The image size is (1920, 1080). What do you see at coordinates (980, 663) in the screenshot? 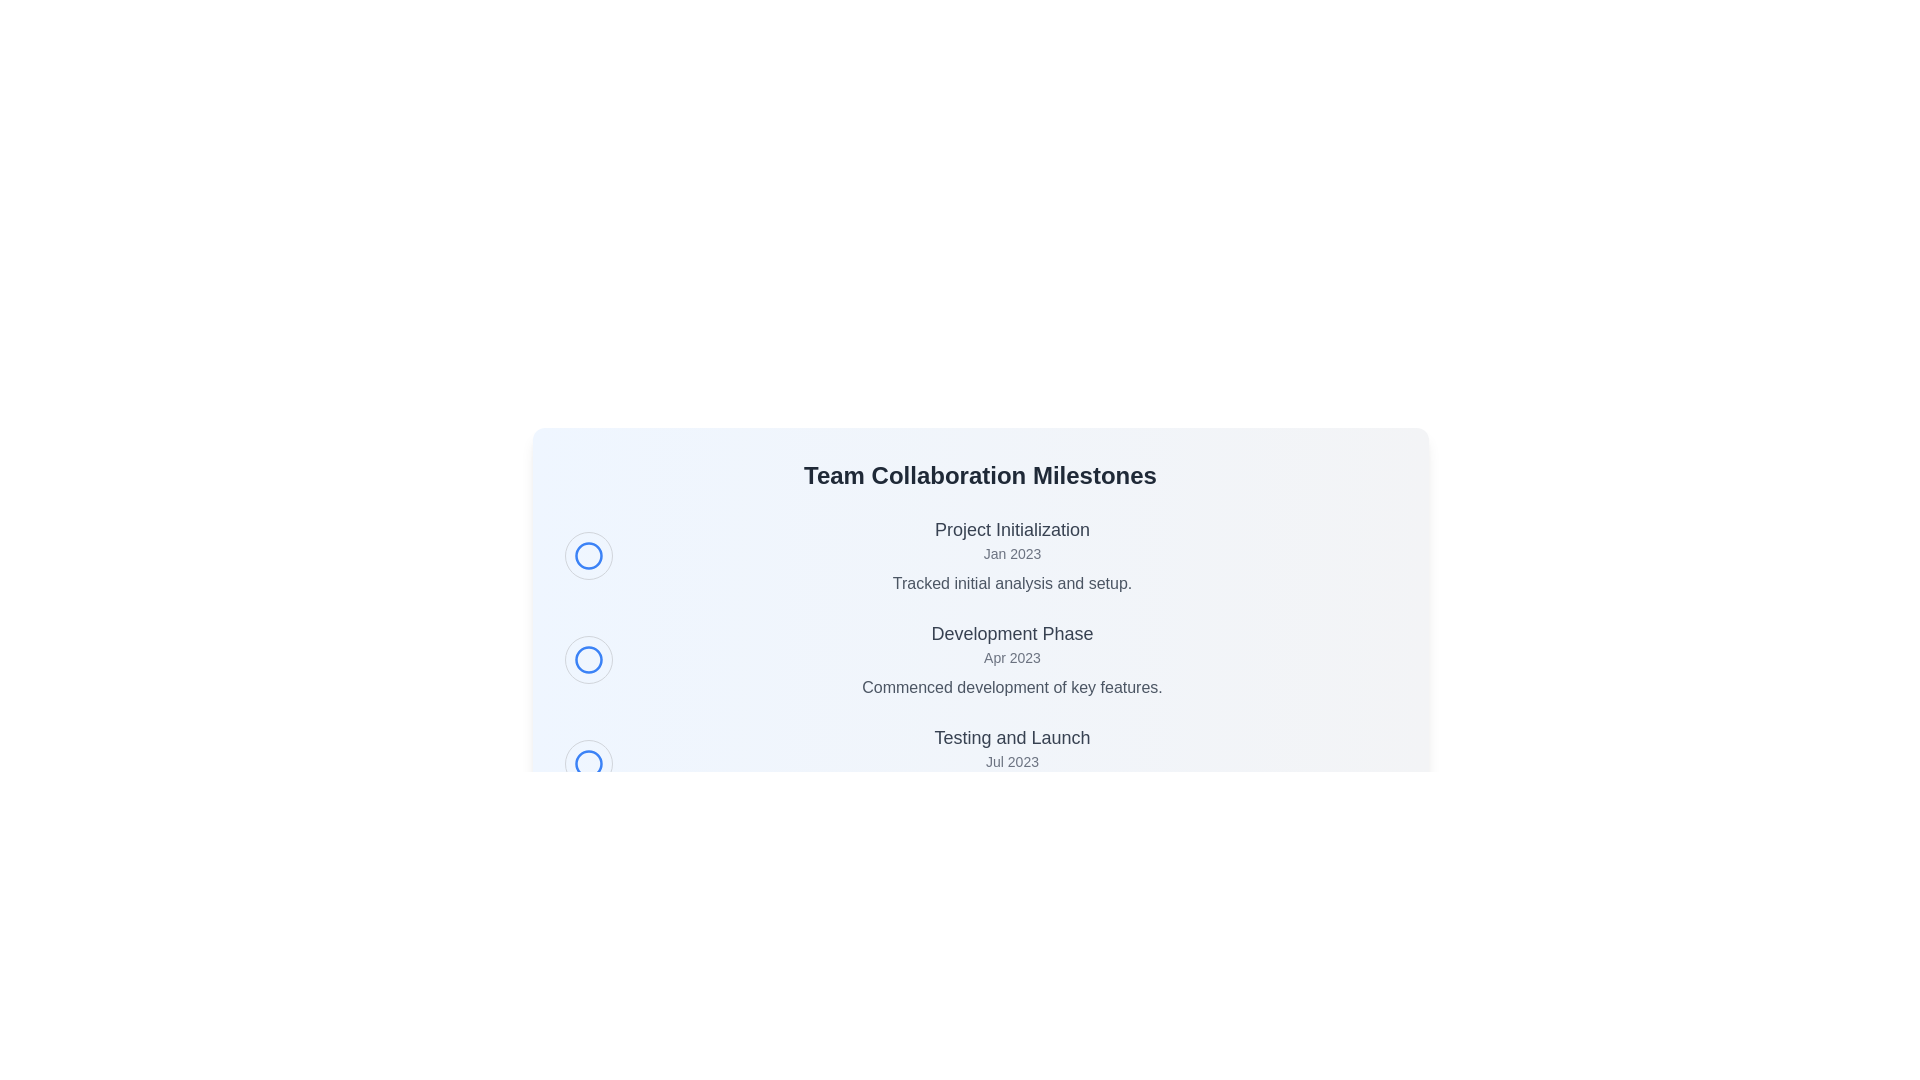
I see `information displayed in the central dedicated content section of the layout, which shows the team's progress milestones and their descriptions` at bounding box center [980, 663].